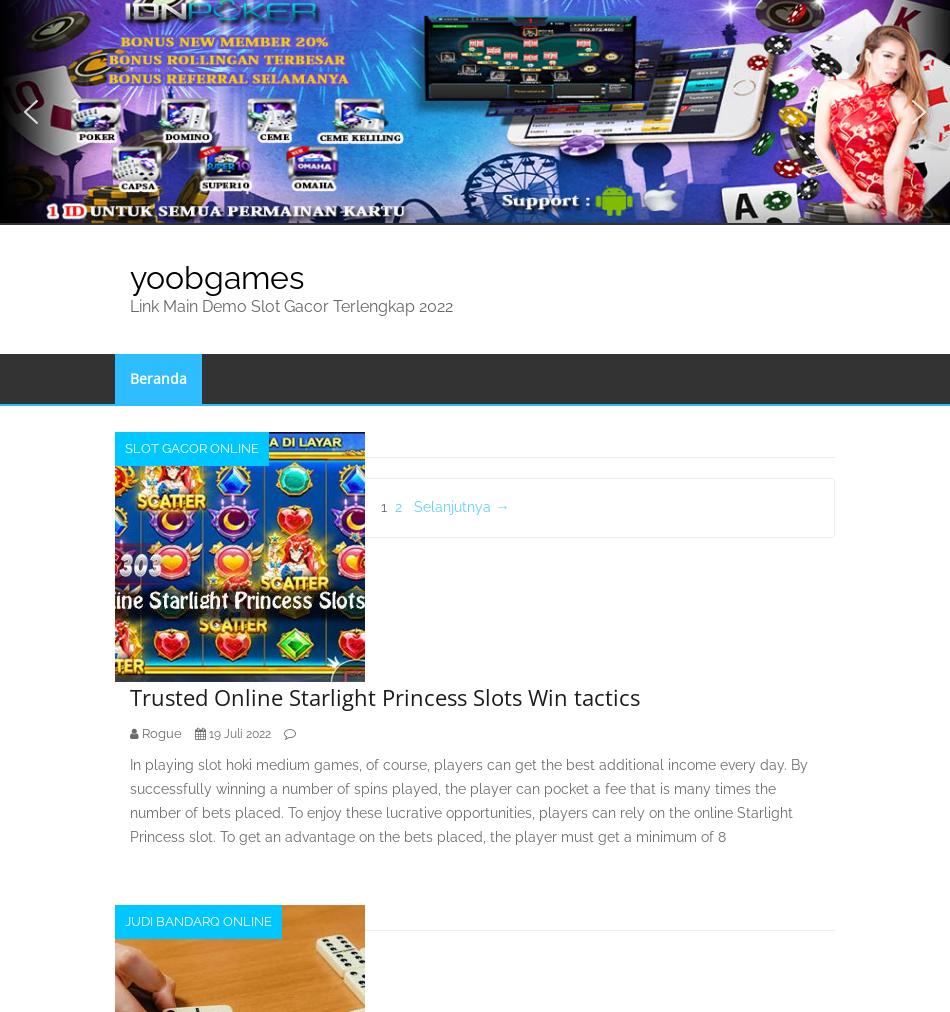  What do you see at coordinates (468, 799) in the screenshot?
I see `'In playing slot hoki medium games, of course, players can get the best additional income every day. By successfully winning a number of spins played, the player can pocket a fee that is many times the number of bets placed. To enjoy these lucrative opportunities, players can rely on the online Starlight Princess slot. To get an advantage on the bets placed, the player must get a minimum of 8'` at bounding box center [468, 799].